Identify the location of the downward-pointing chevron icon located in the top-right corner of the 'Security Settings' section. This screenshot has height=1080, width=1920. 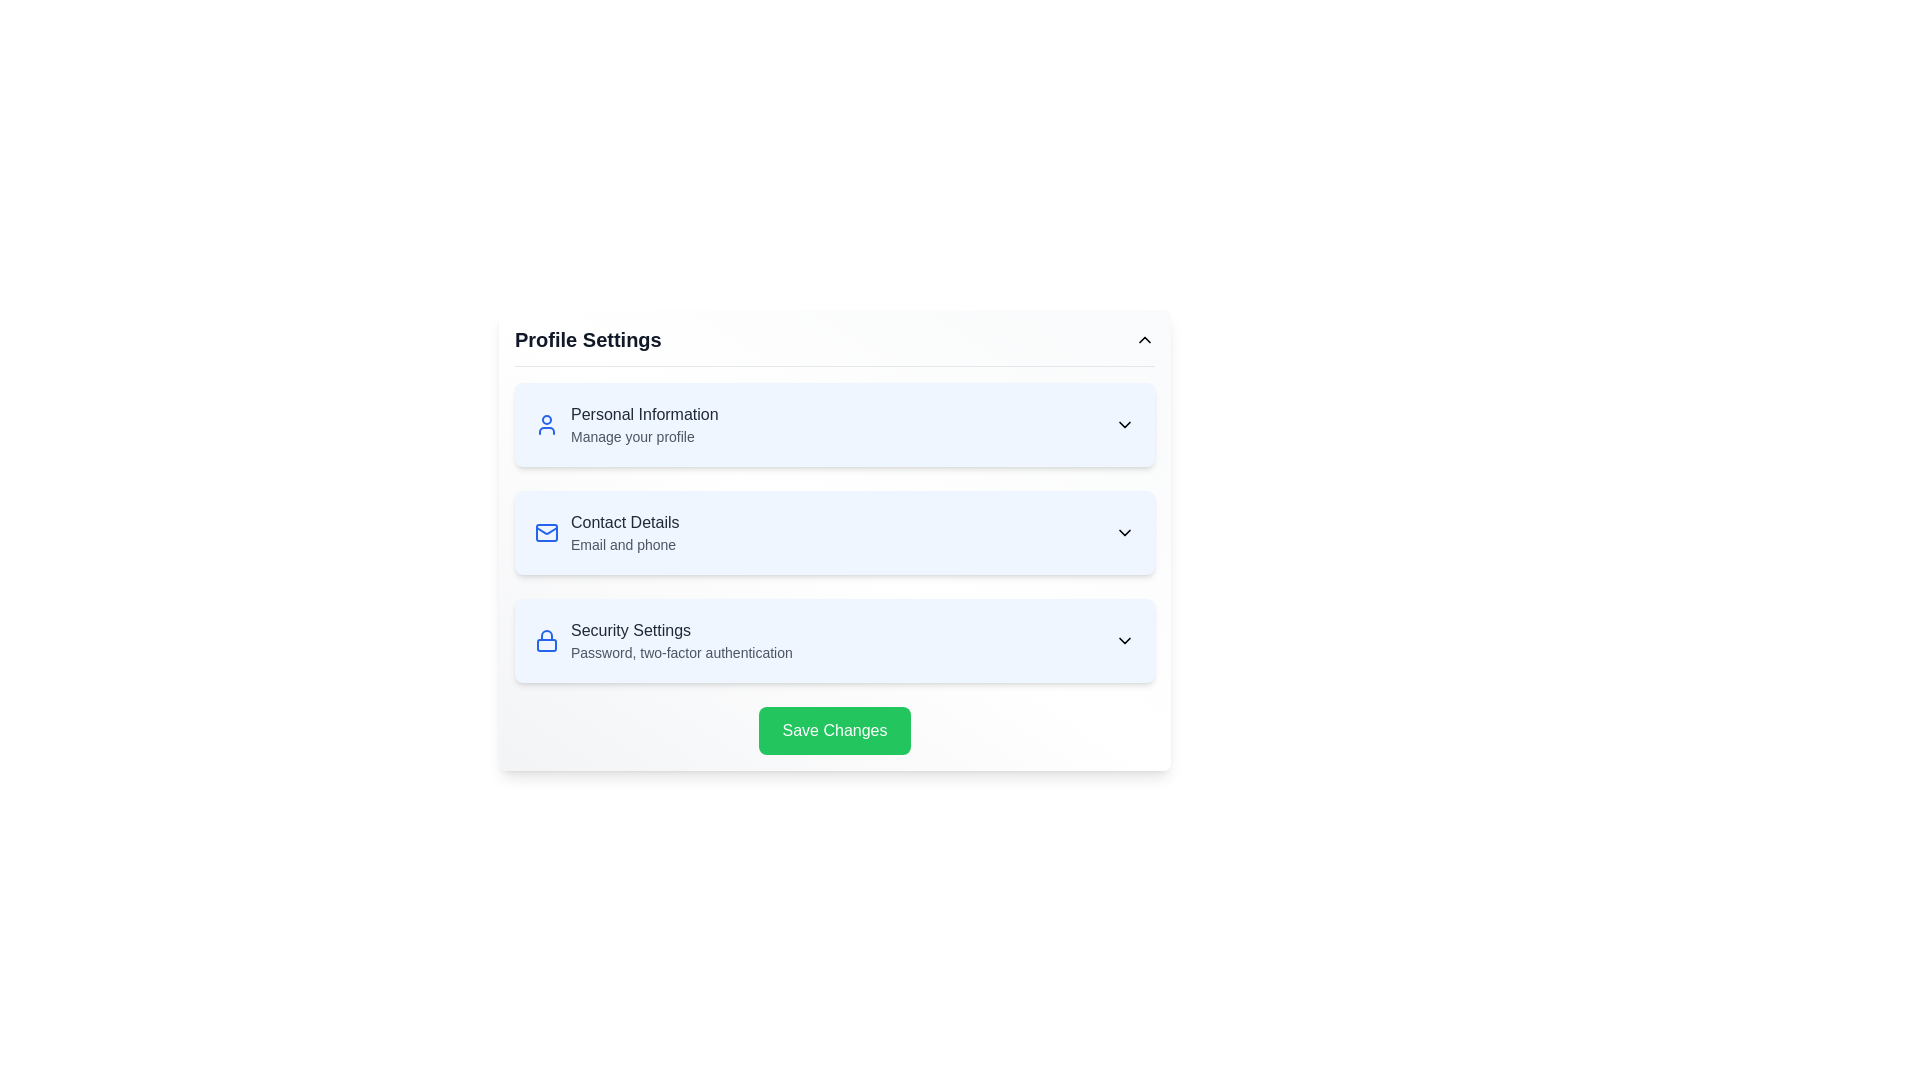
(1124, 640).